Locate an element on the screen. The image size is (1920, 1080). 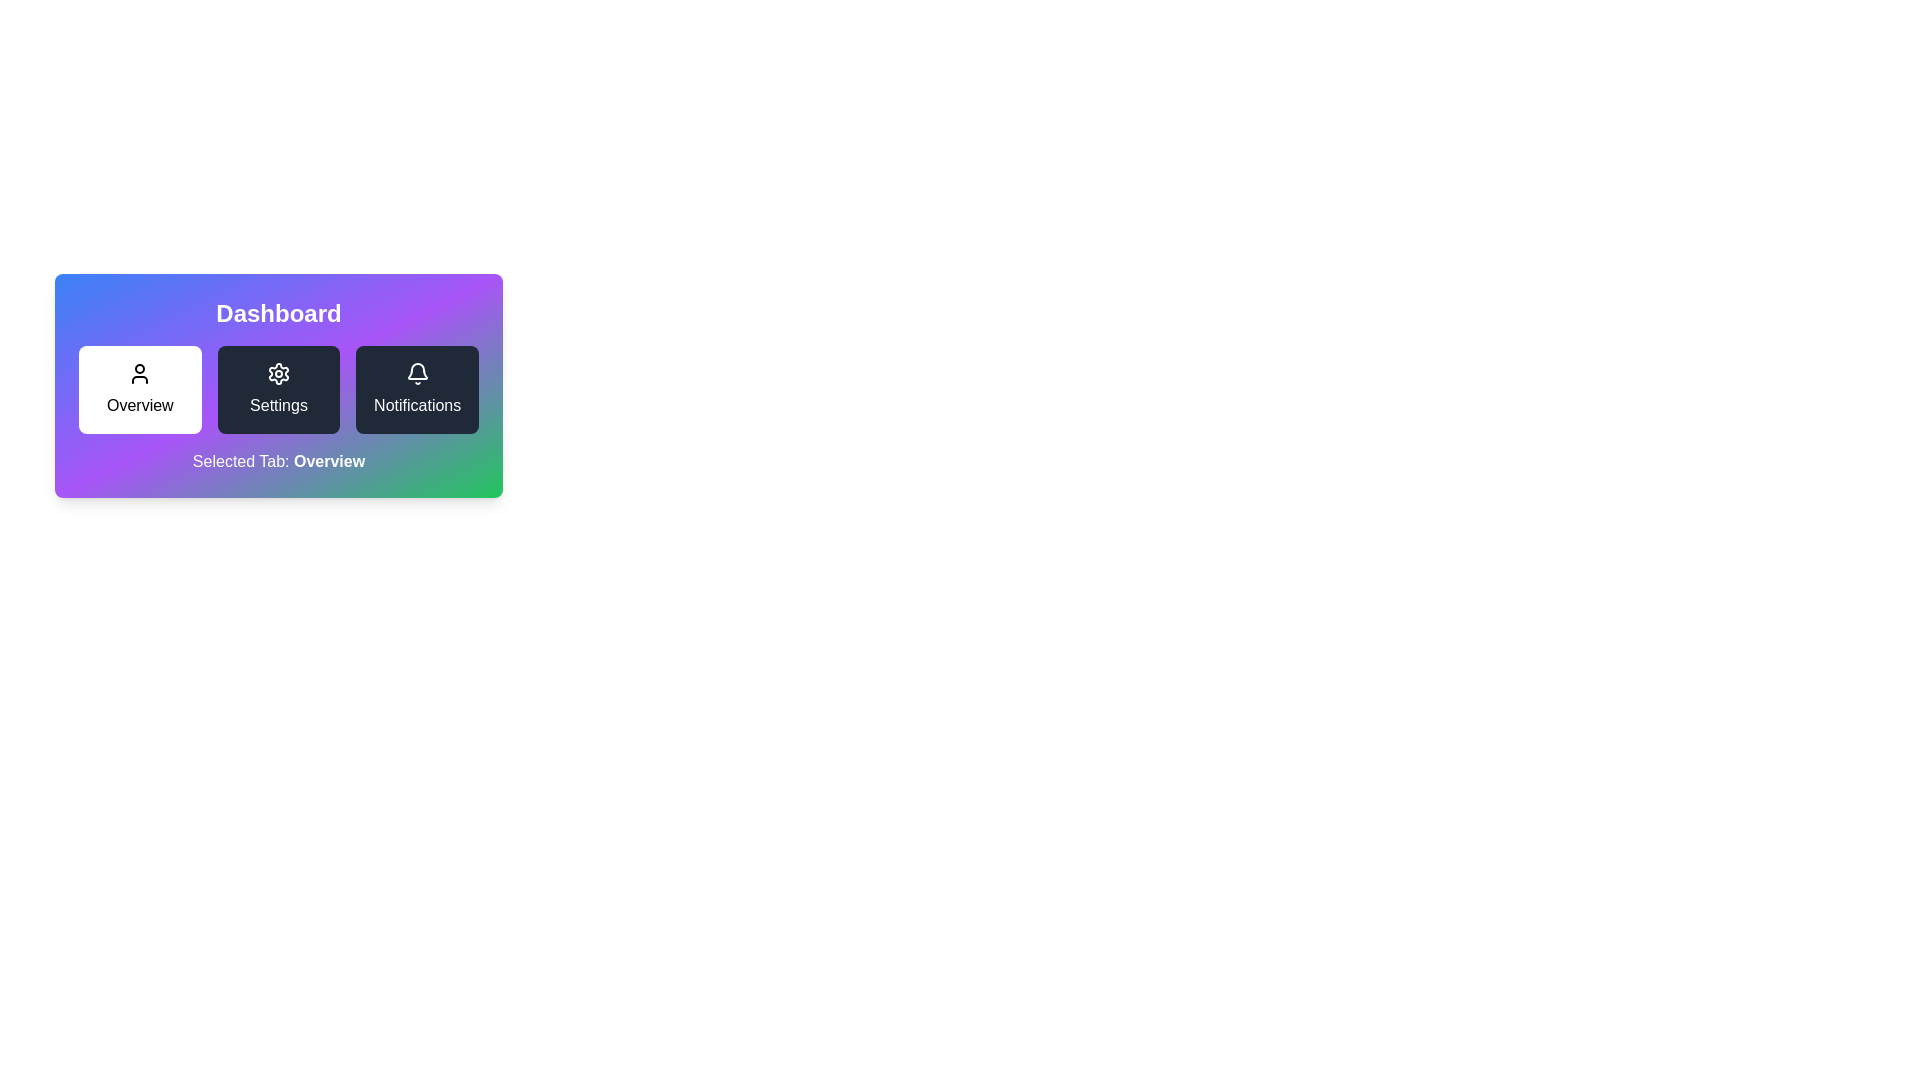
'Dashboard' text label displayed in bold, white, large font at the top center of the interface, above the buttons is located at coordinates (277, 313).